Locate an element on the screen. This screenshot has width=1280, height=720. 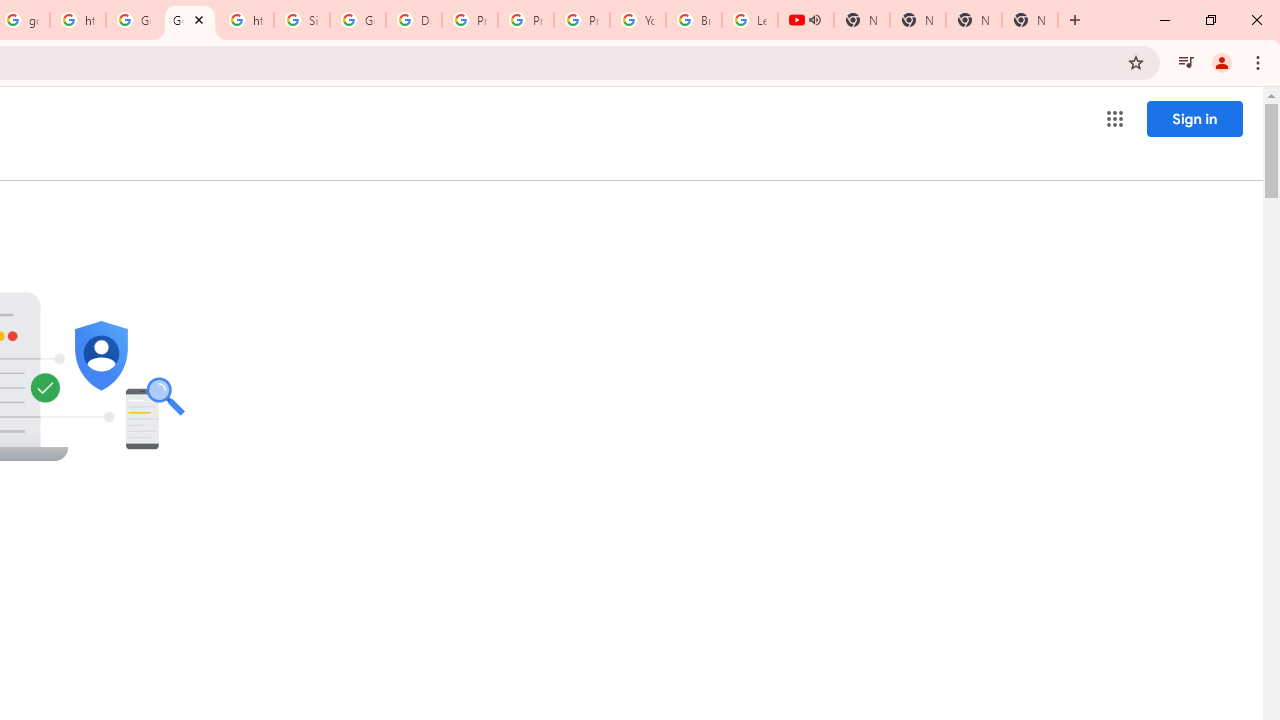
'Privacy Help Center - Policies Help' is located at coordinates (526, 20).